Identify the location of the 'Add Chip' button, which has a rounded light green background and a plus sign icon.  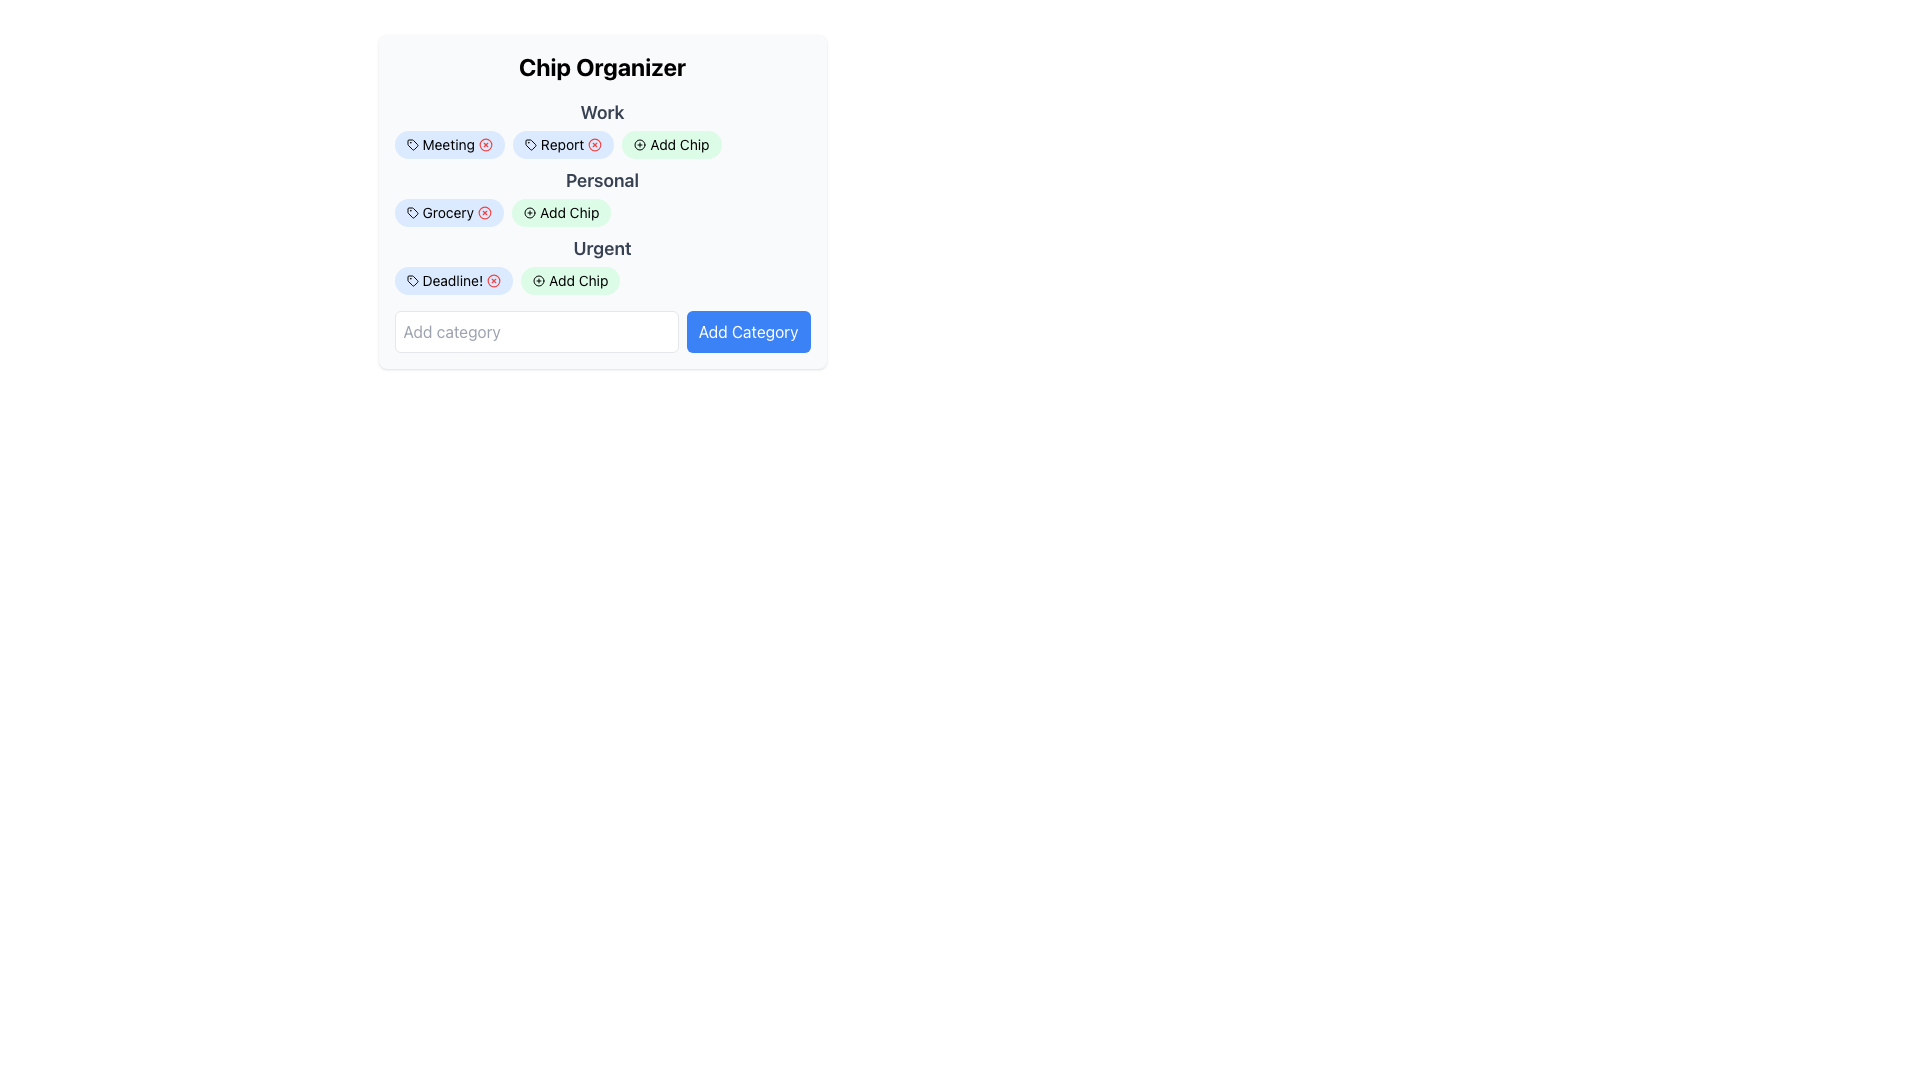
(672, 144).